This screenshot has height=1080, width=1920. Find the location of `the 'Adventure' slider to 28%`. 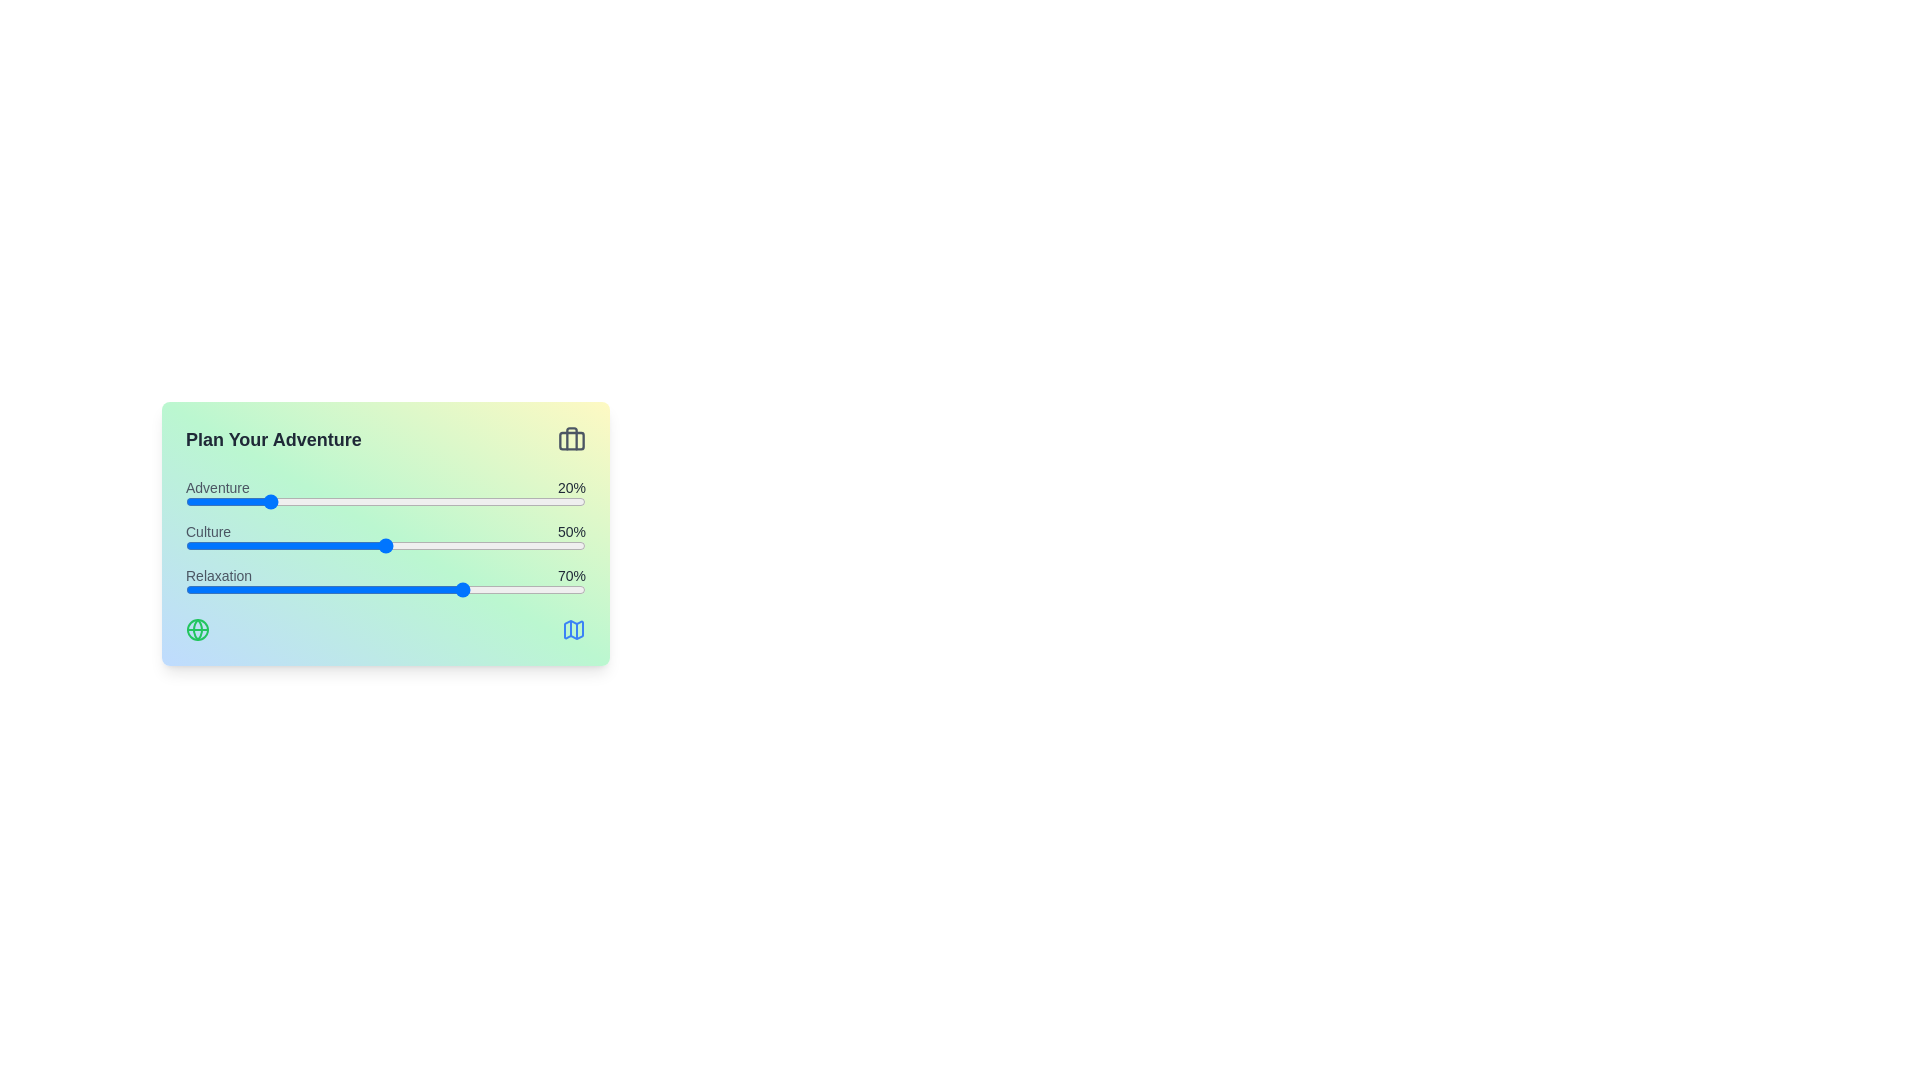

the 'Adventure' slider to 28% is located at coordinates (296, 500).